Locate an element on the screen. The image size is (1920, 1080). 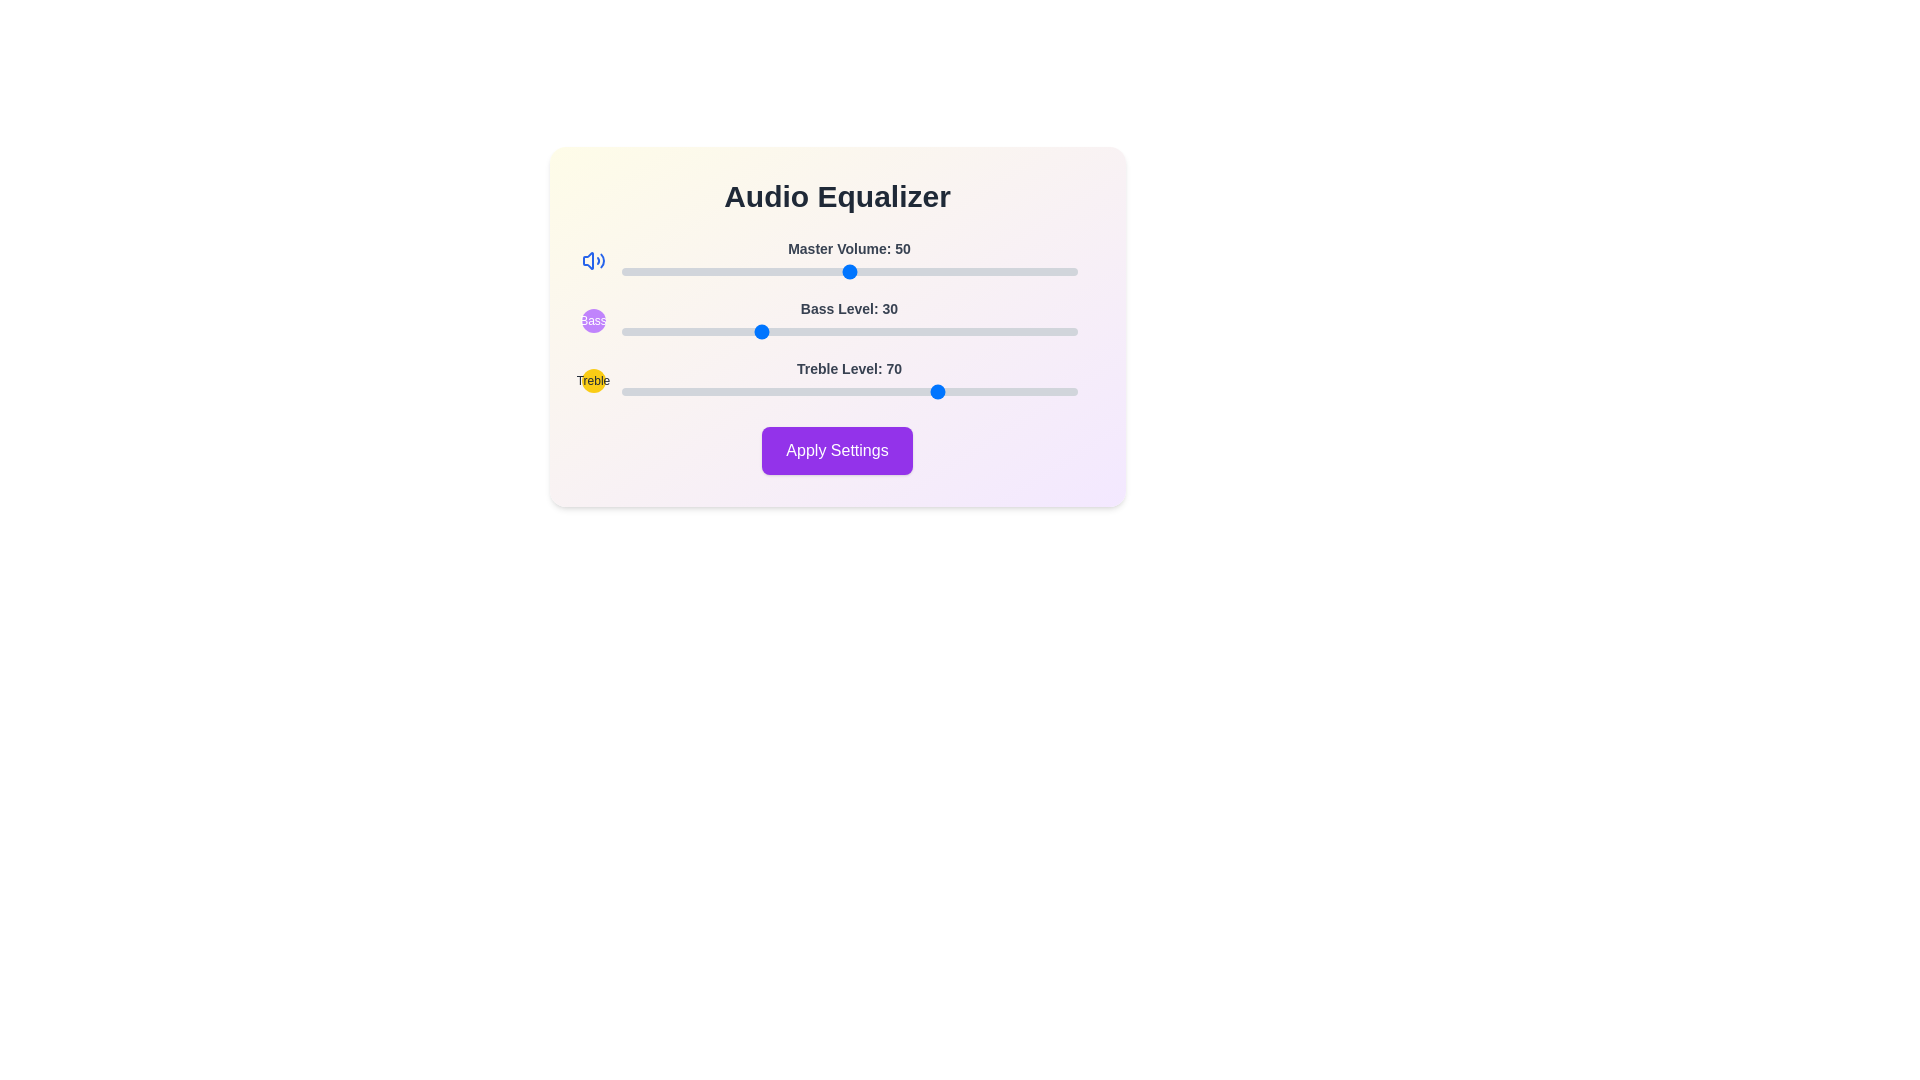
bass level is located at coordinates (1031, 330).